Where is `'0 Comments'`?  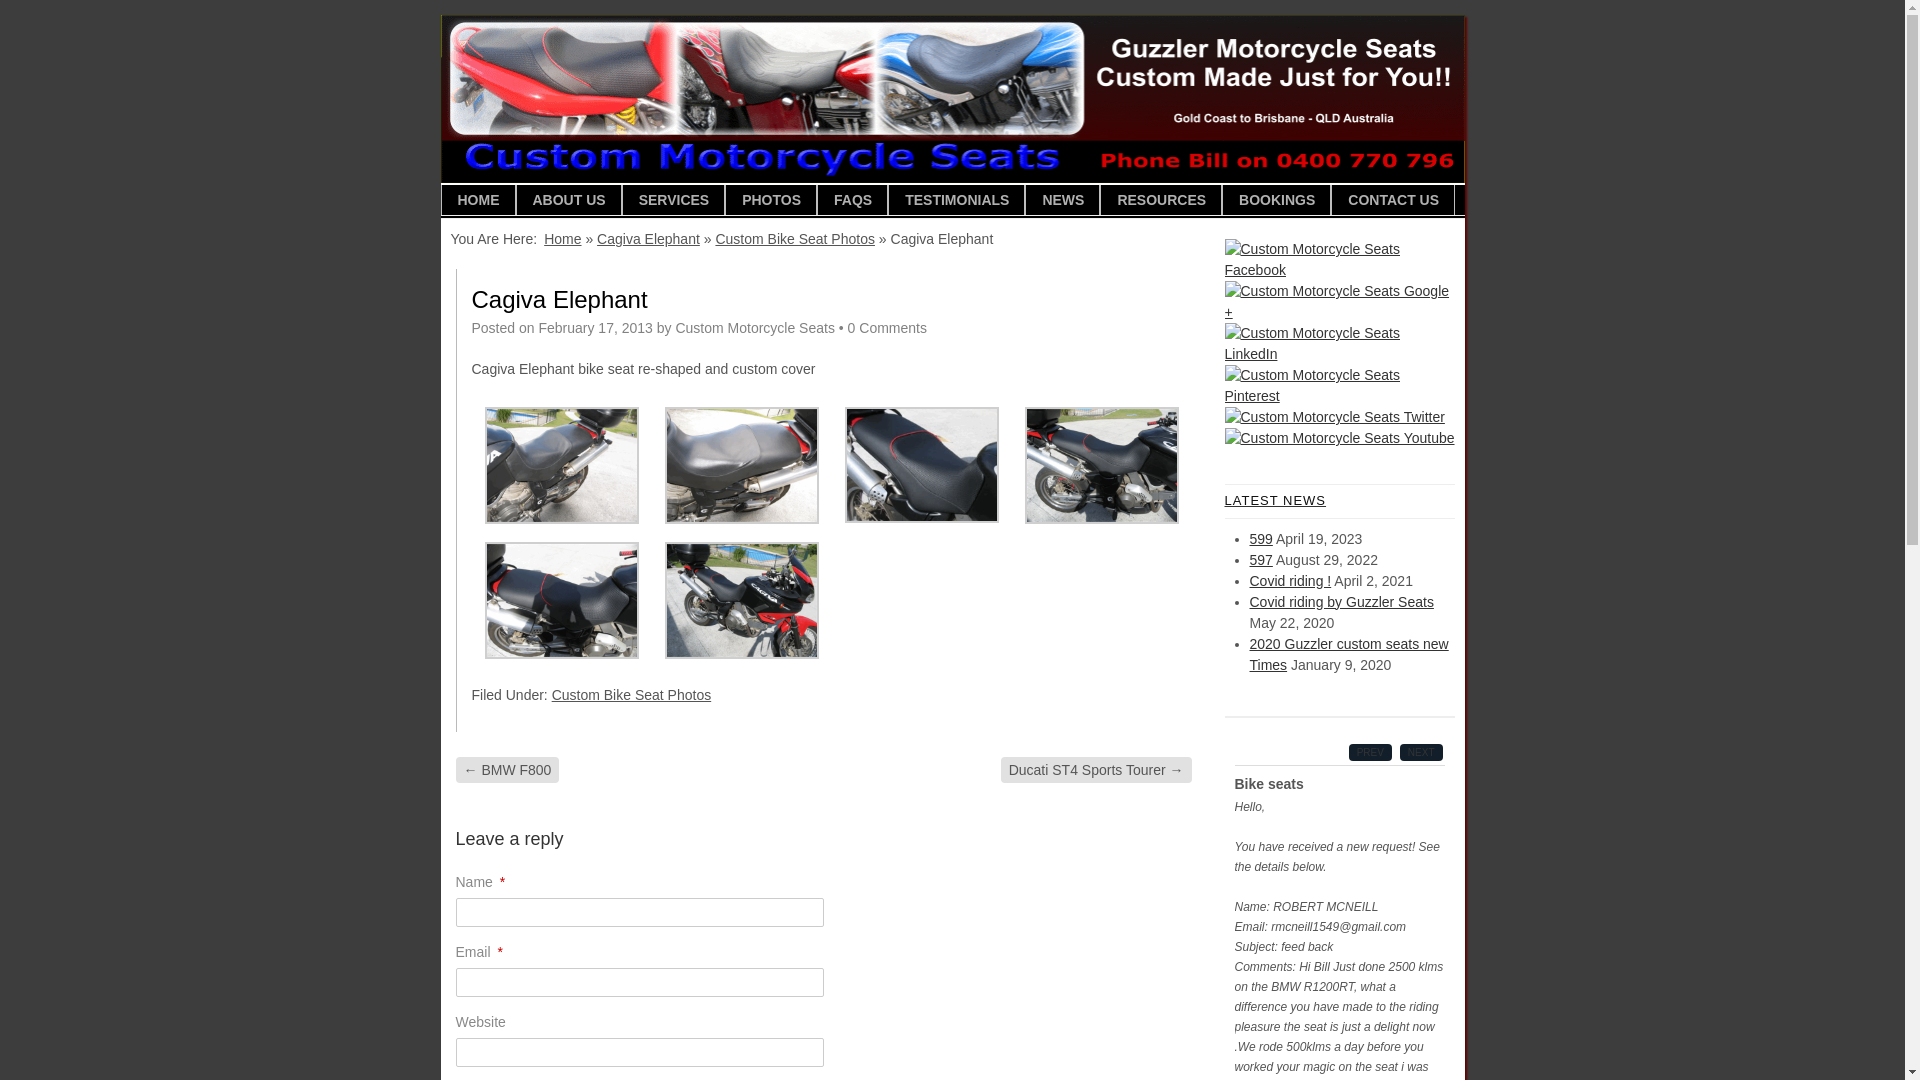 '0 Comments' is located at coordinates (886, 326).